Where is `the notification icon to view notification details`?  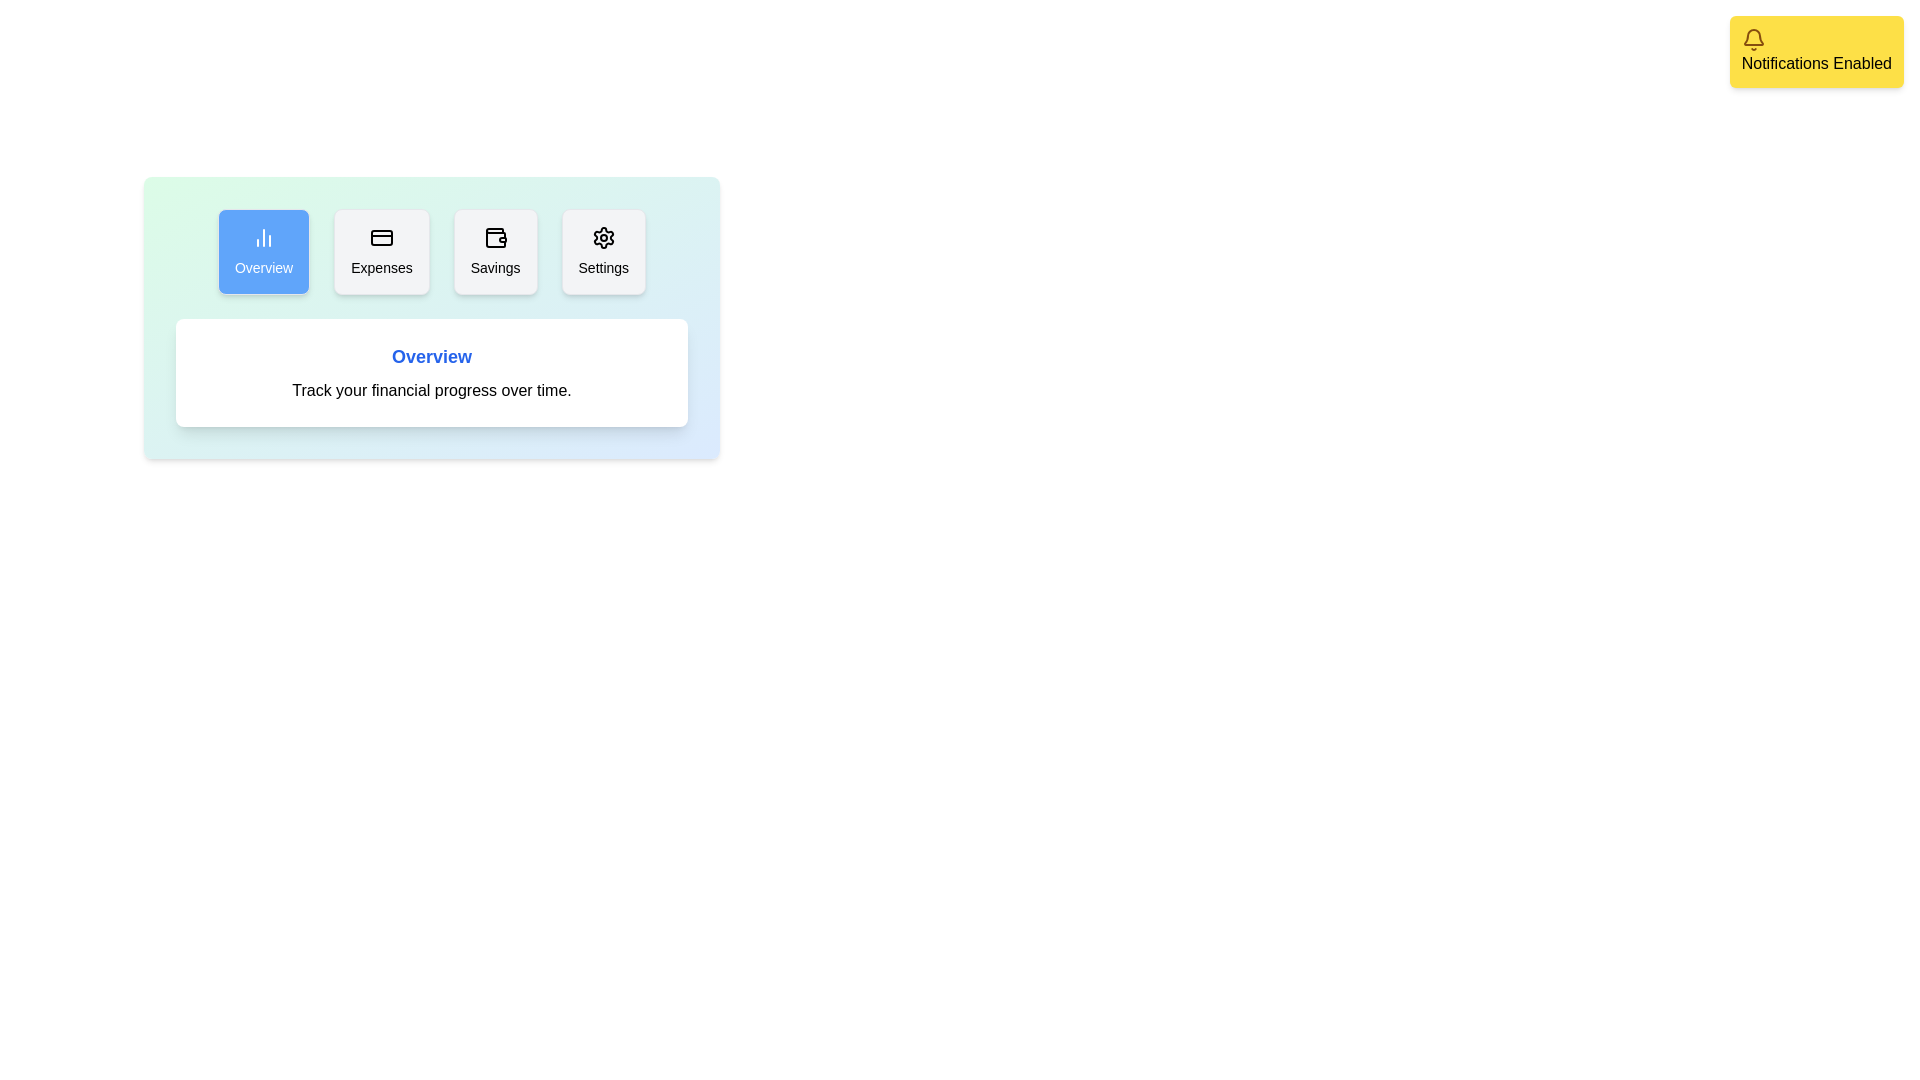 the notification icon to view notification details is located at coordinates (1752, 39).